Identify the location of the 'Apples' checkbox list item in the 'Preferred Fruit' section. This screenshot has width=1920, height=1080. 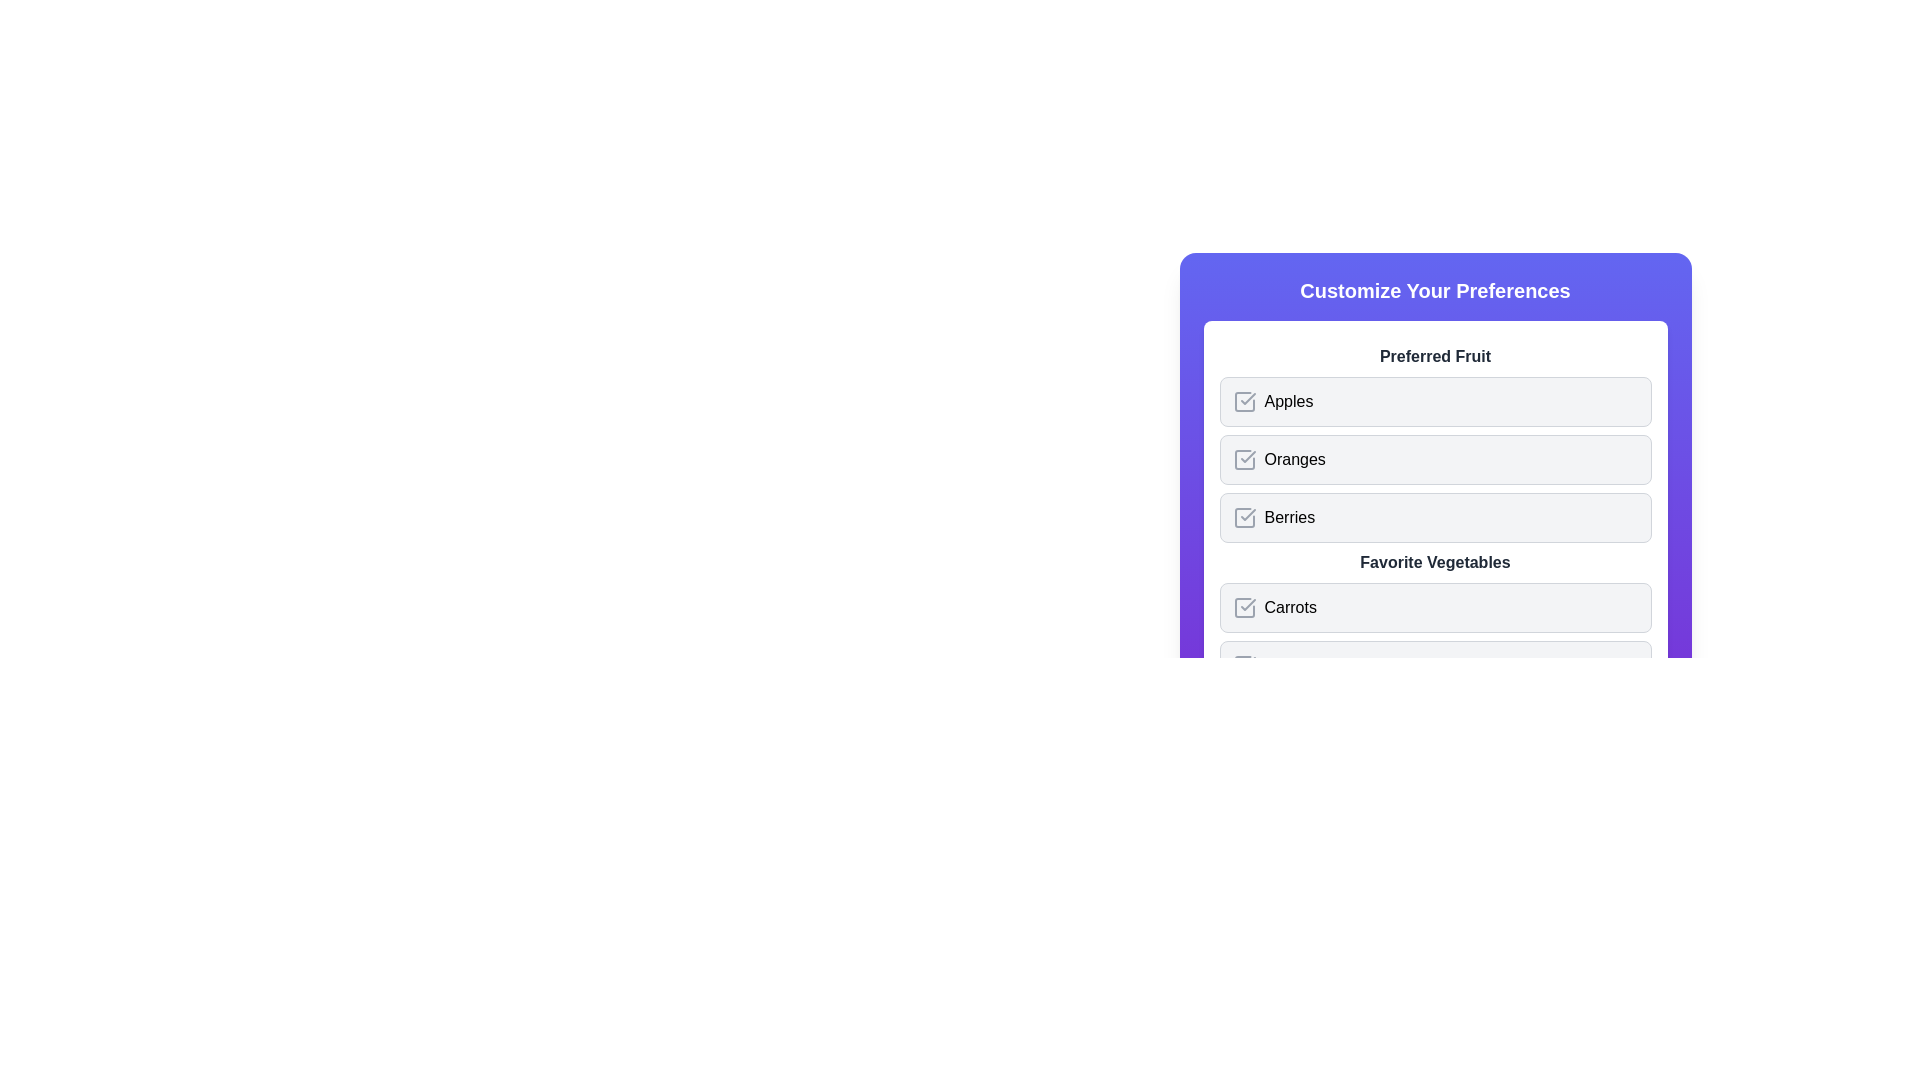
(1434, 401).